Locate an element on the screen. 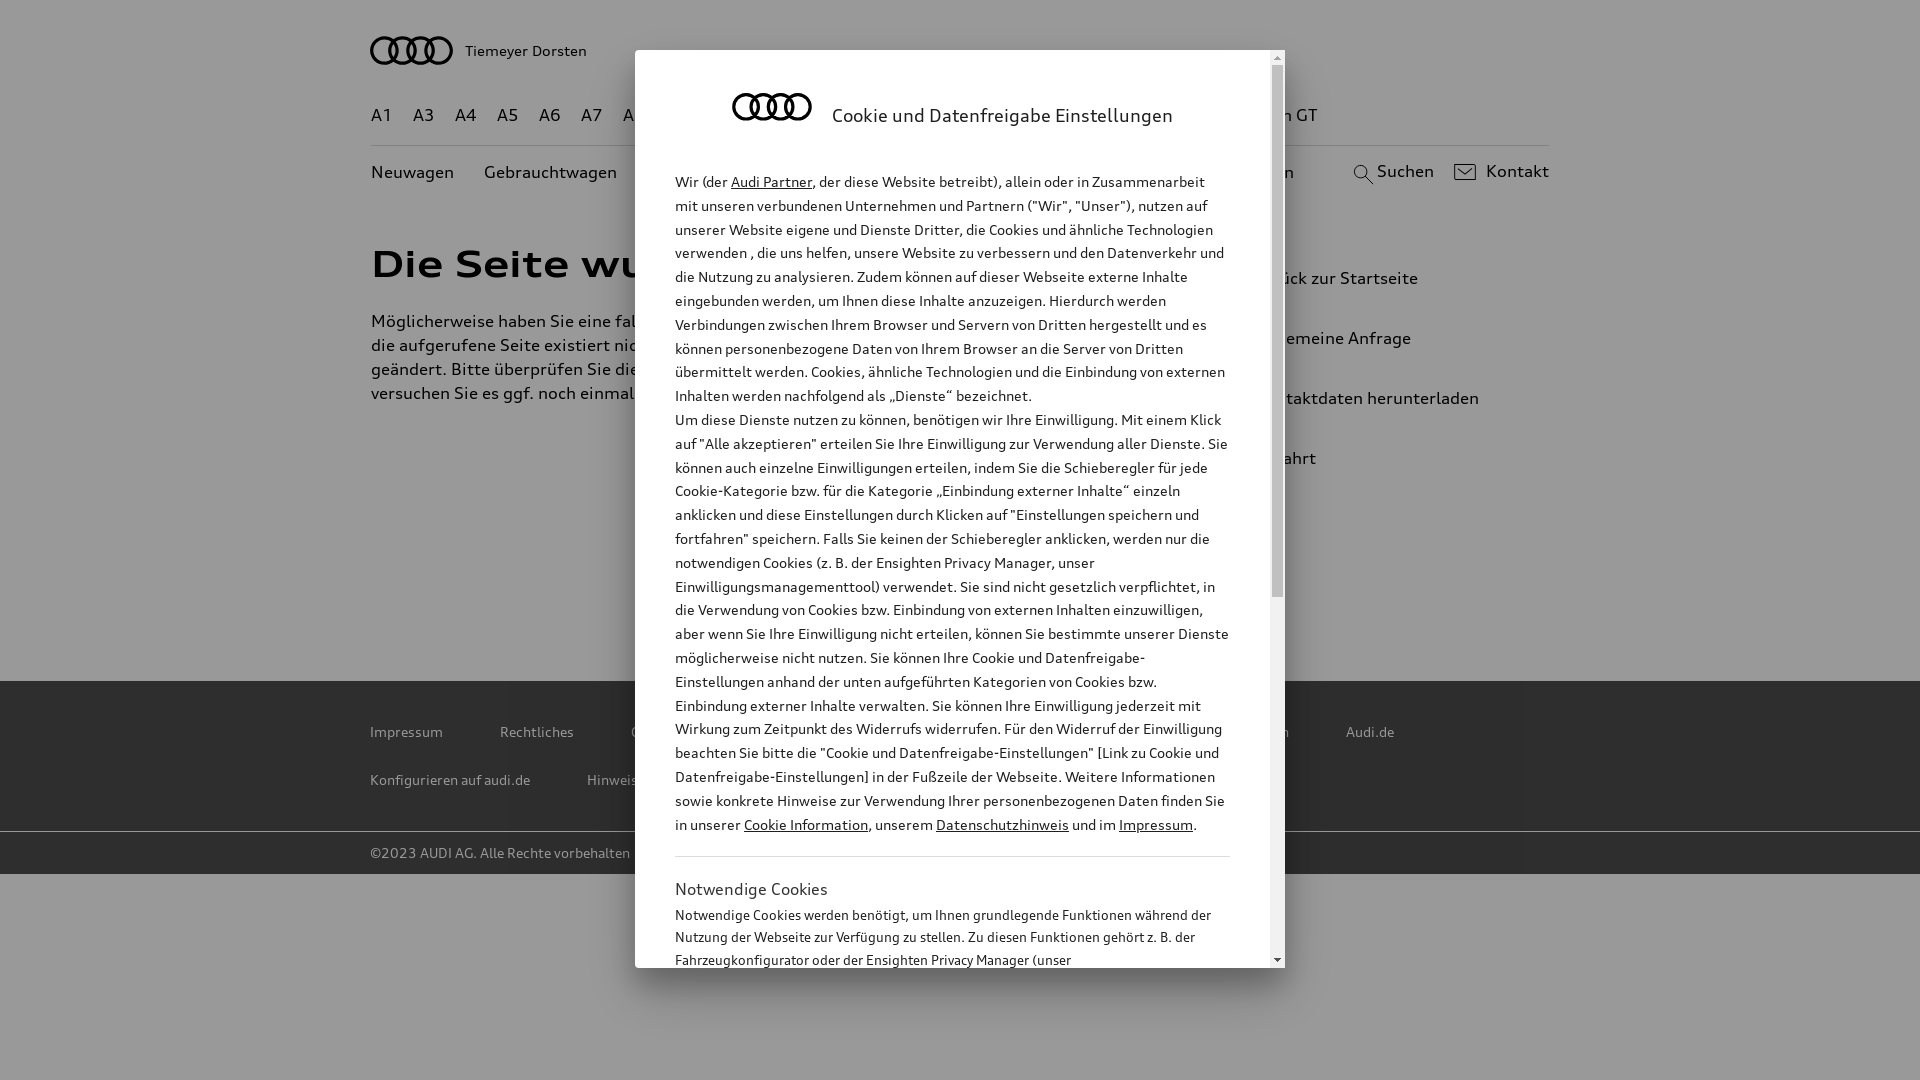 The height and width of the screenshot is (1080, 1920). 'Allgemeine Anfrage' is located at coordinates (1375, 337).